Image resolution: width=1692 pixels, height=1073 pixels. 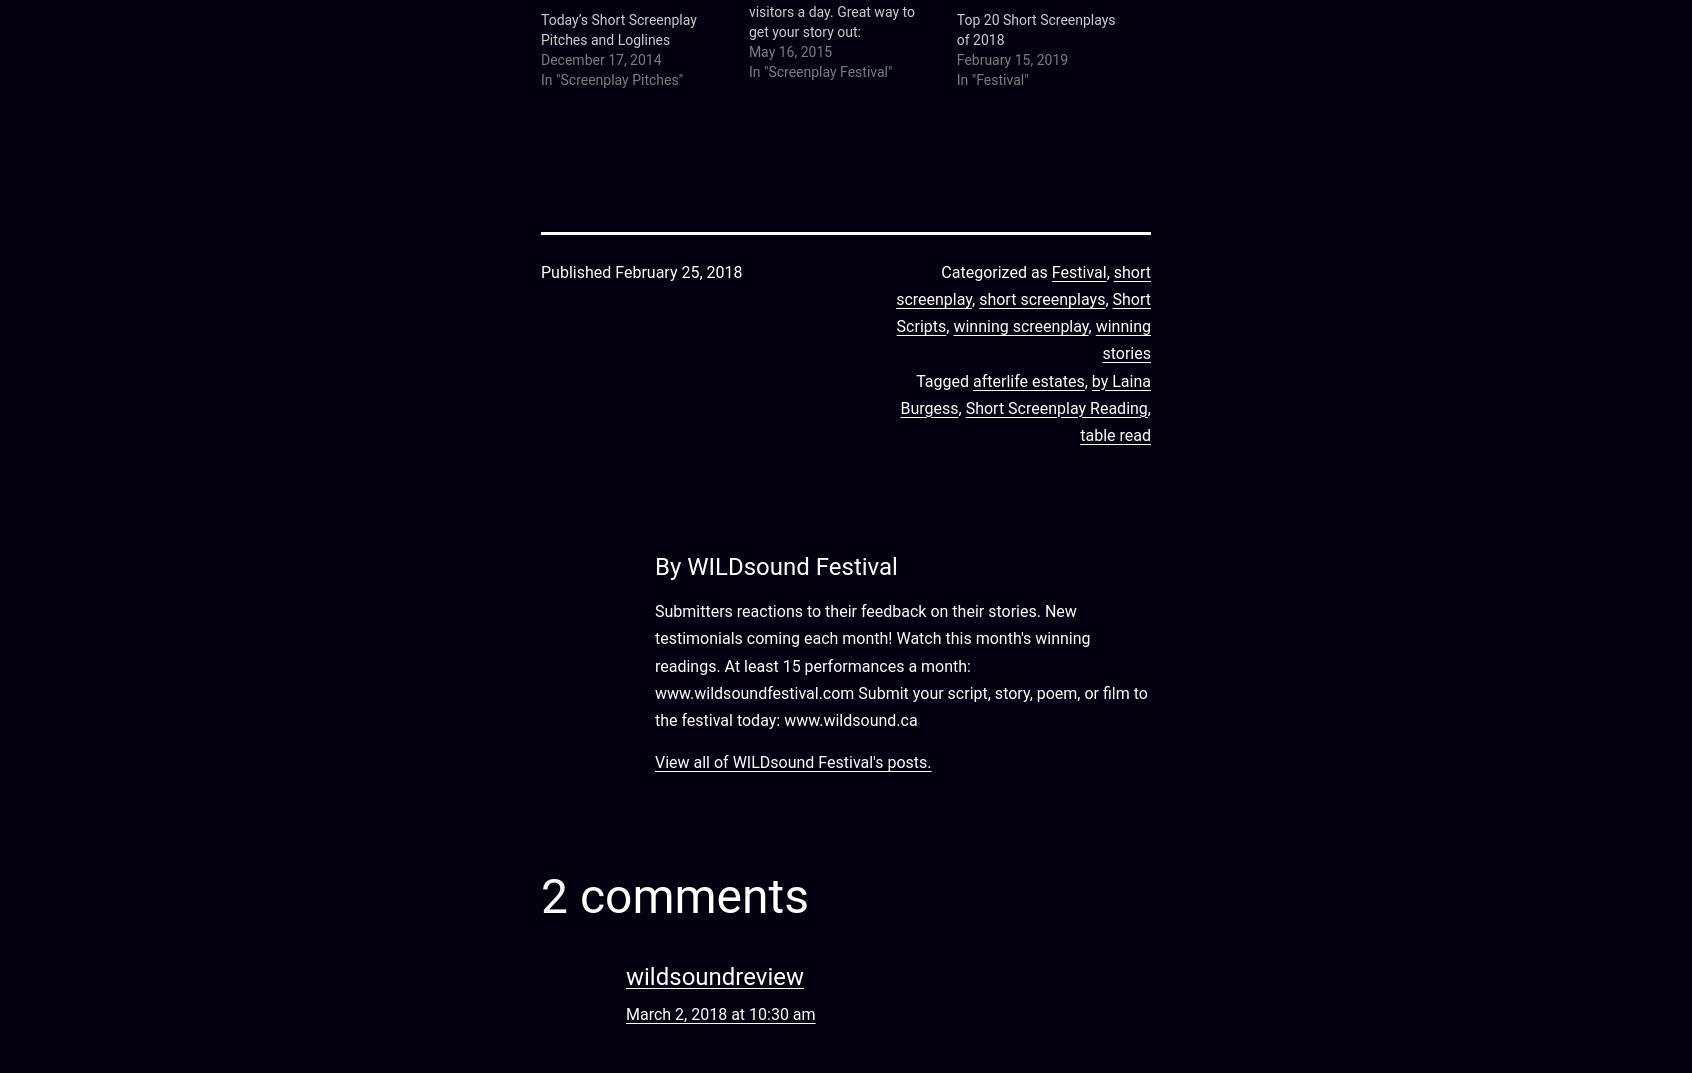 What do you see at coordinates (653, 666) in the screenshot?
I see `'Submitters reactions to their feedback on their stories. New testimonials coming each month!

Watch this month's winning readings. At least 15 performances a month:

www.wildsoundfestival.com

Submit your script, story, poem, or film to the festival today:

www.wildsound.ca'` at bounding box center [653, 666].